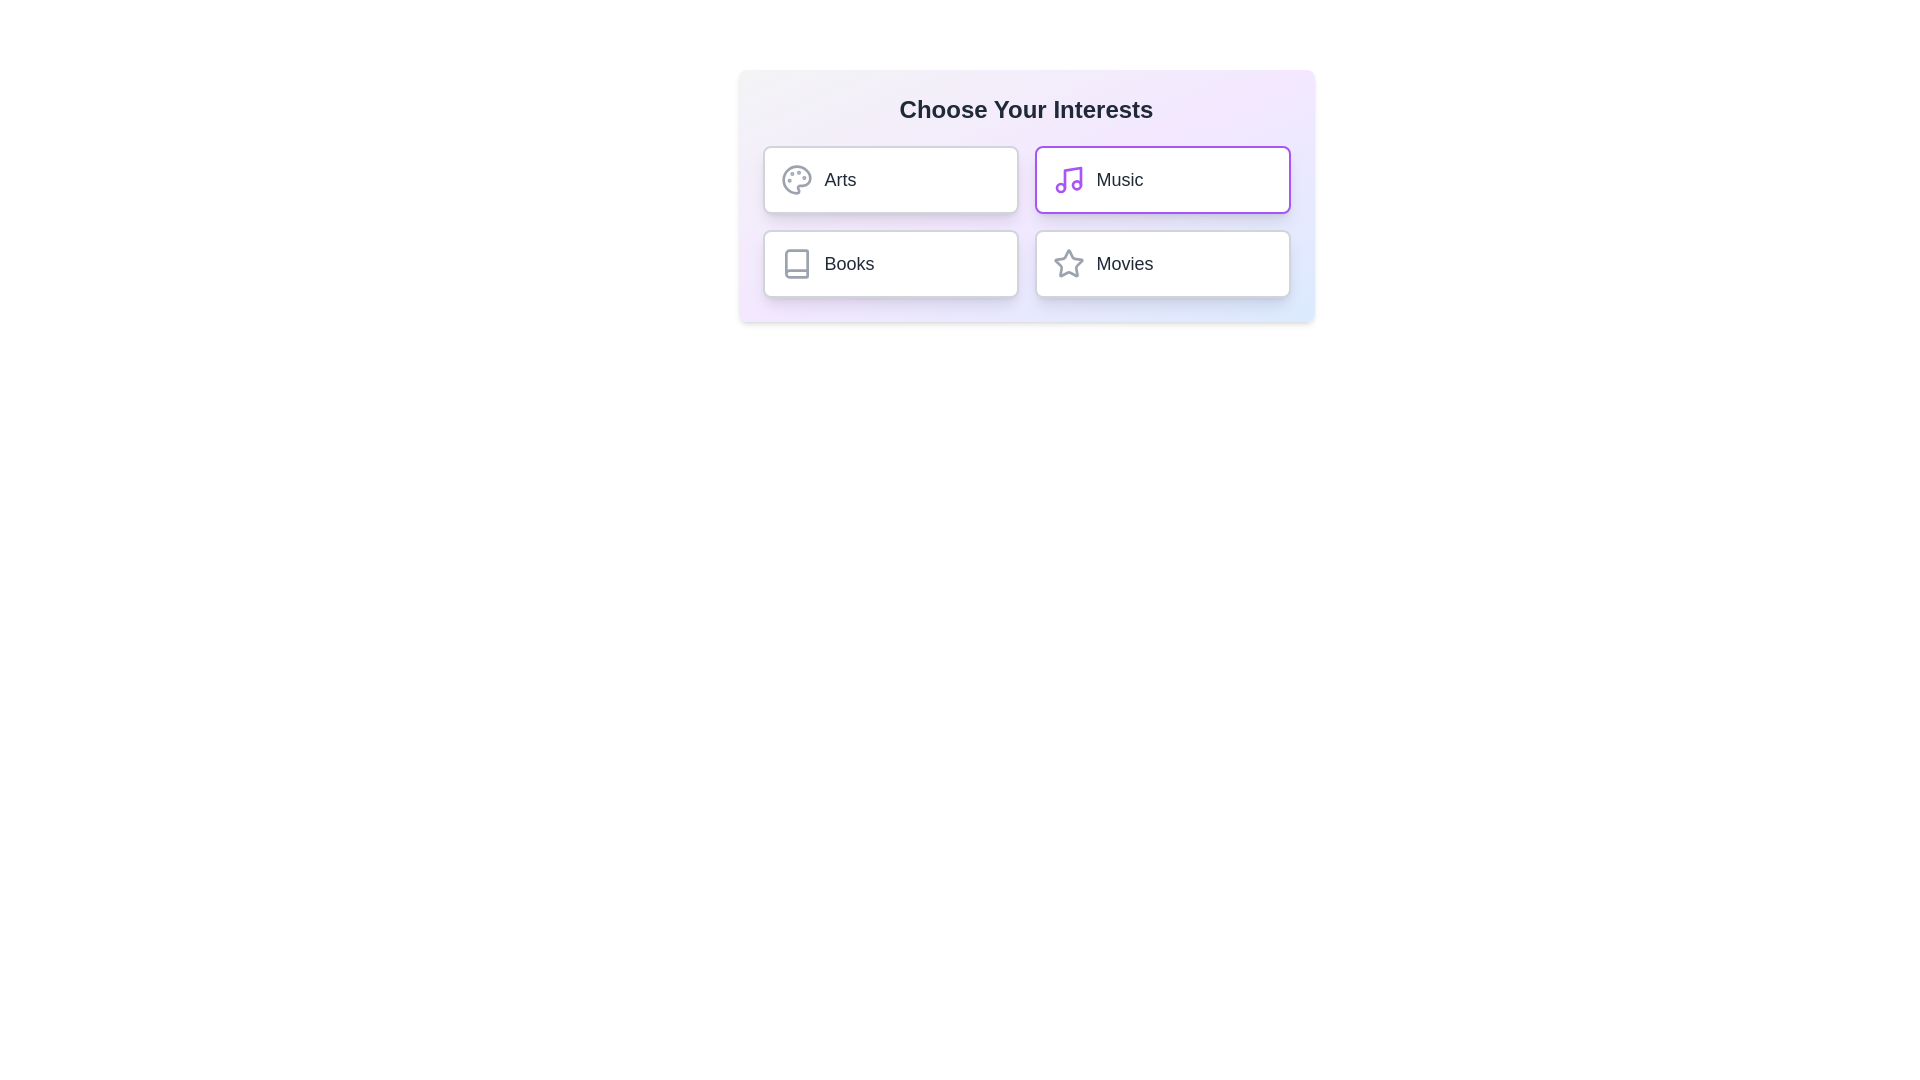 The width and height of the screenshot is (1920, 1080). What do you see at coordinates (1026, 110) in the screenshot?
I see `the title text for selection or copying` at bounding box center [1026, 110].